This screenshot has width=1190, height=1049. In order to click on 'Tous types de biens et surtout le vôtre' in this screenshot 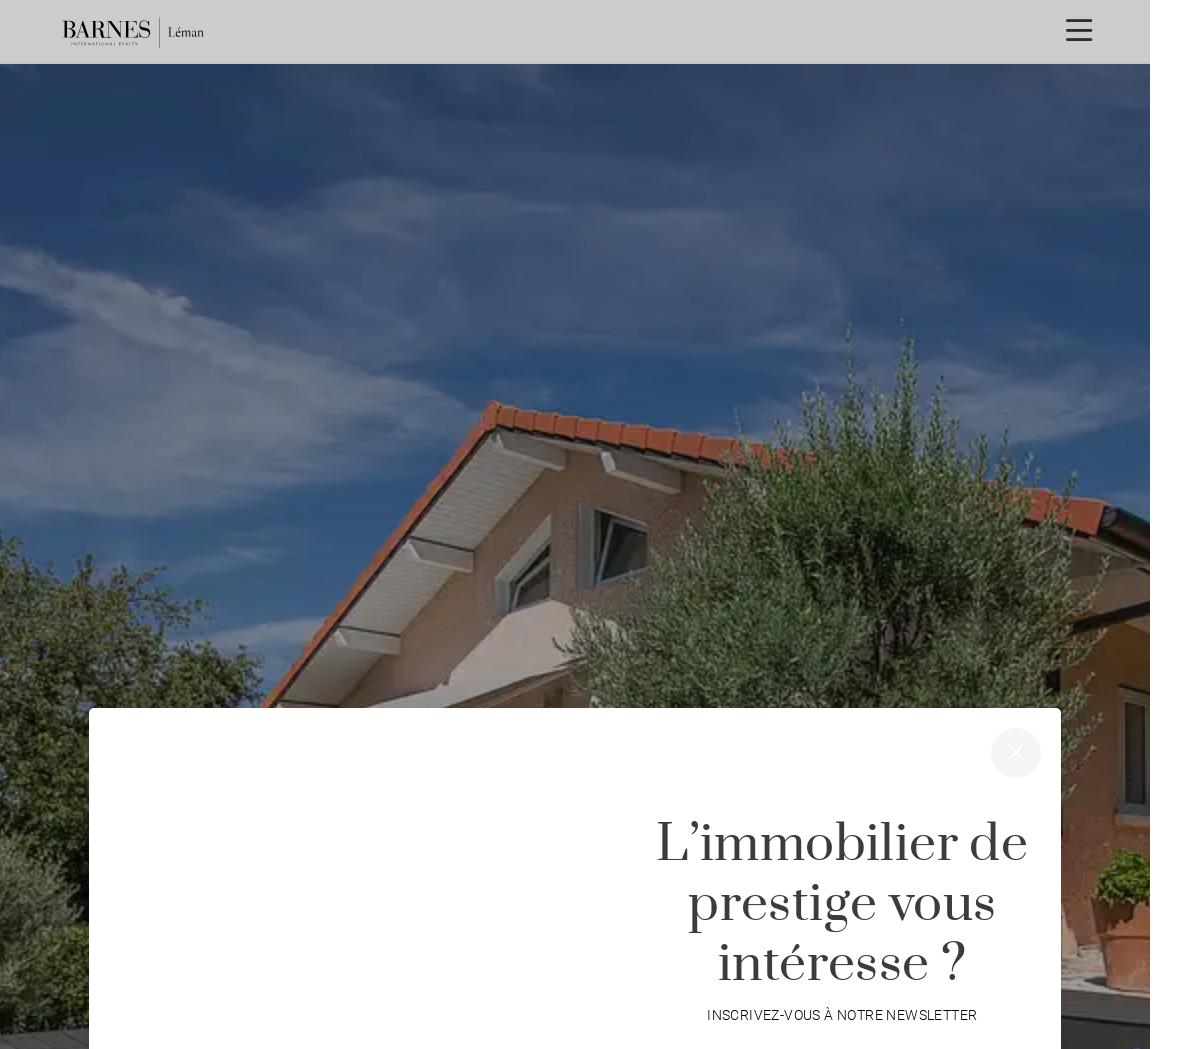, I will do `click(418, 788)`.